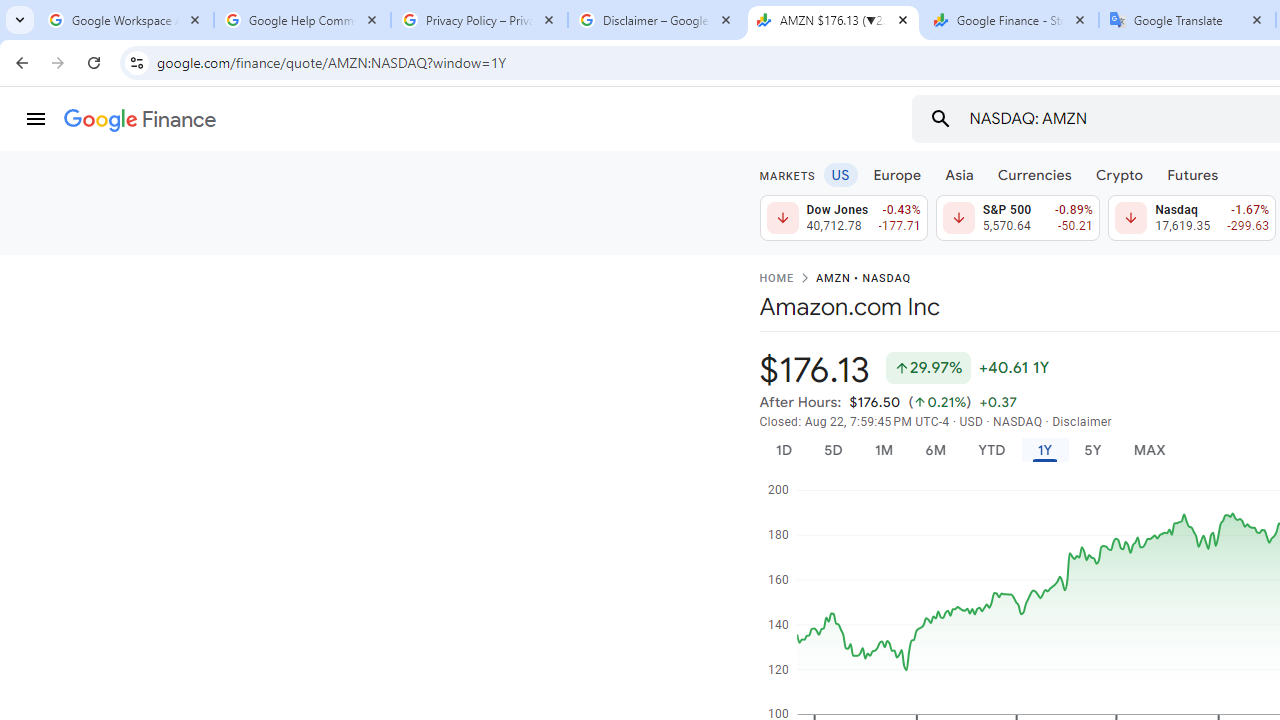 Image resolution: width=1280 pixels, height=720 pixels. Describe the element at coordinates (832, 450) in the screenshot. I see `'5D'` at that location.